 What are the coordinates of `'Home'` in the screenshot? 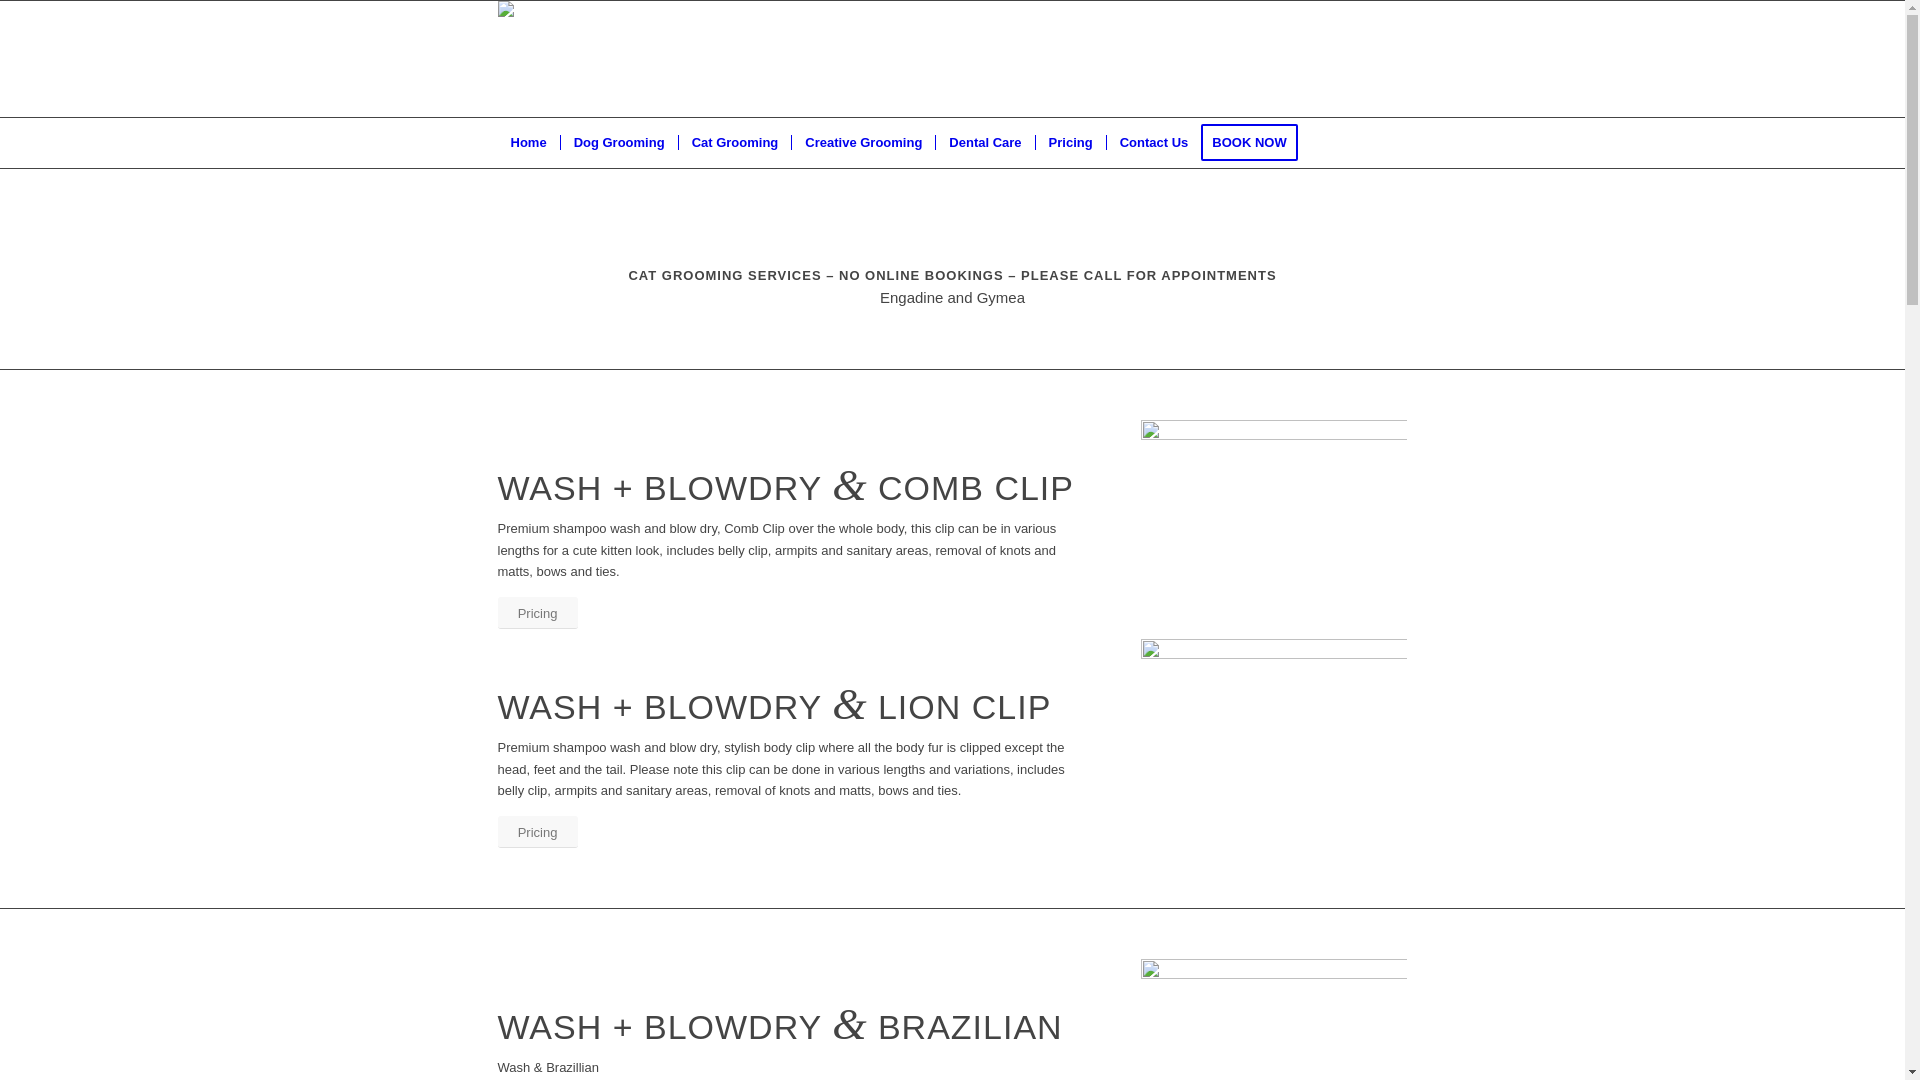 It's located at (528, 141).